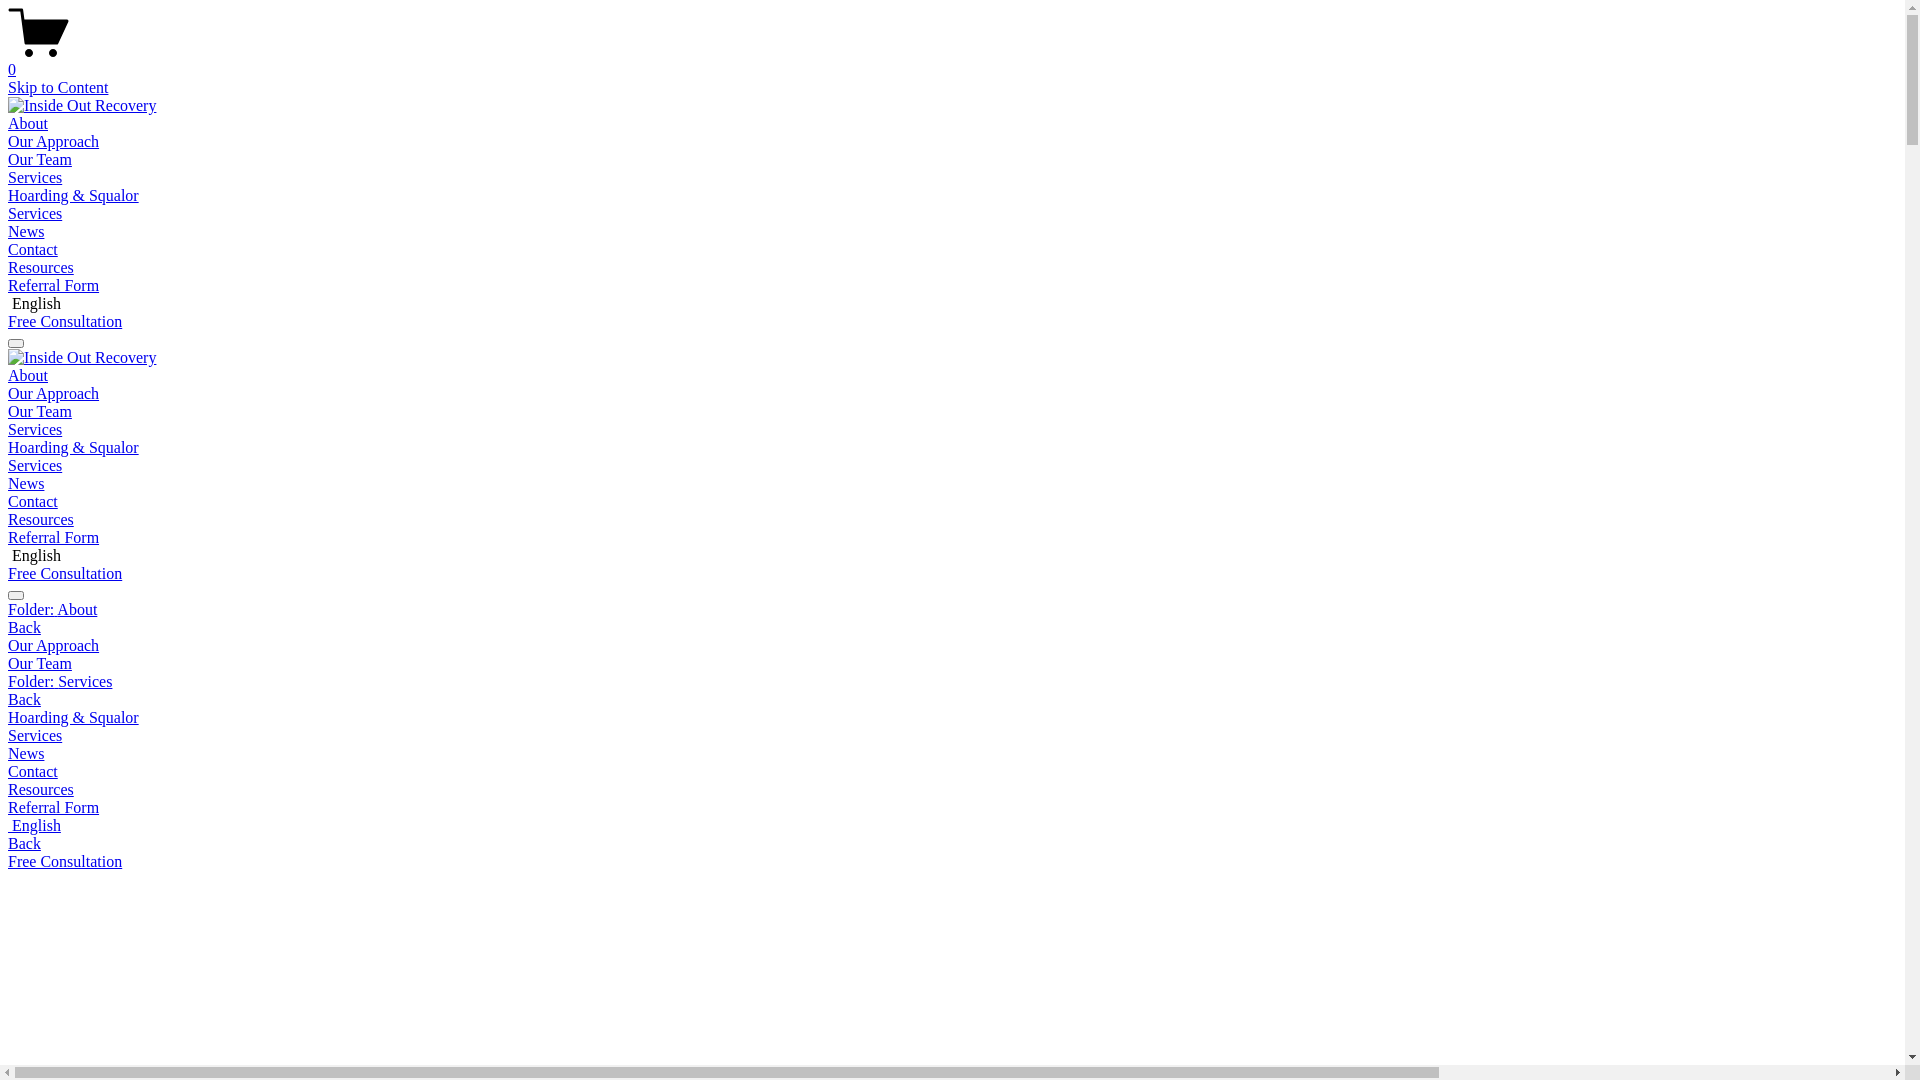 This screenshot has width=1920, height=1080. What do you see at coordinates (65, 573) in the screenshot?
I see `'Free Consultation'` at bounding box center [65, 573].